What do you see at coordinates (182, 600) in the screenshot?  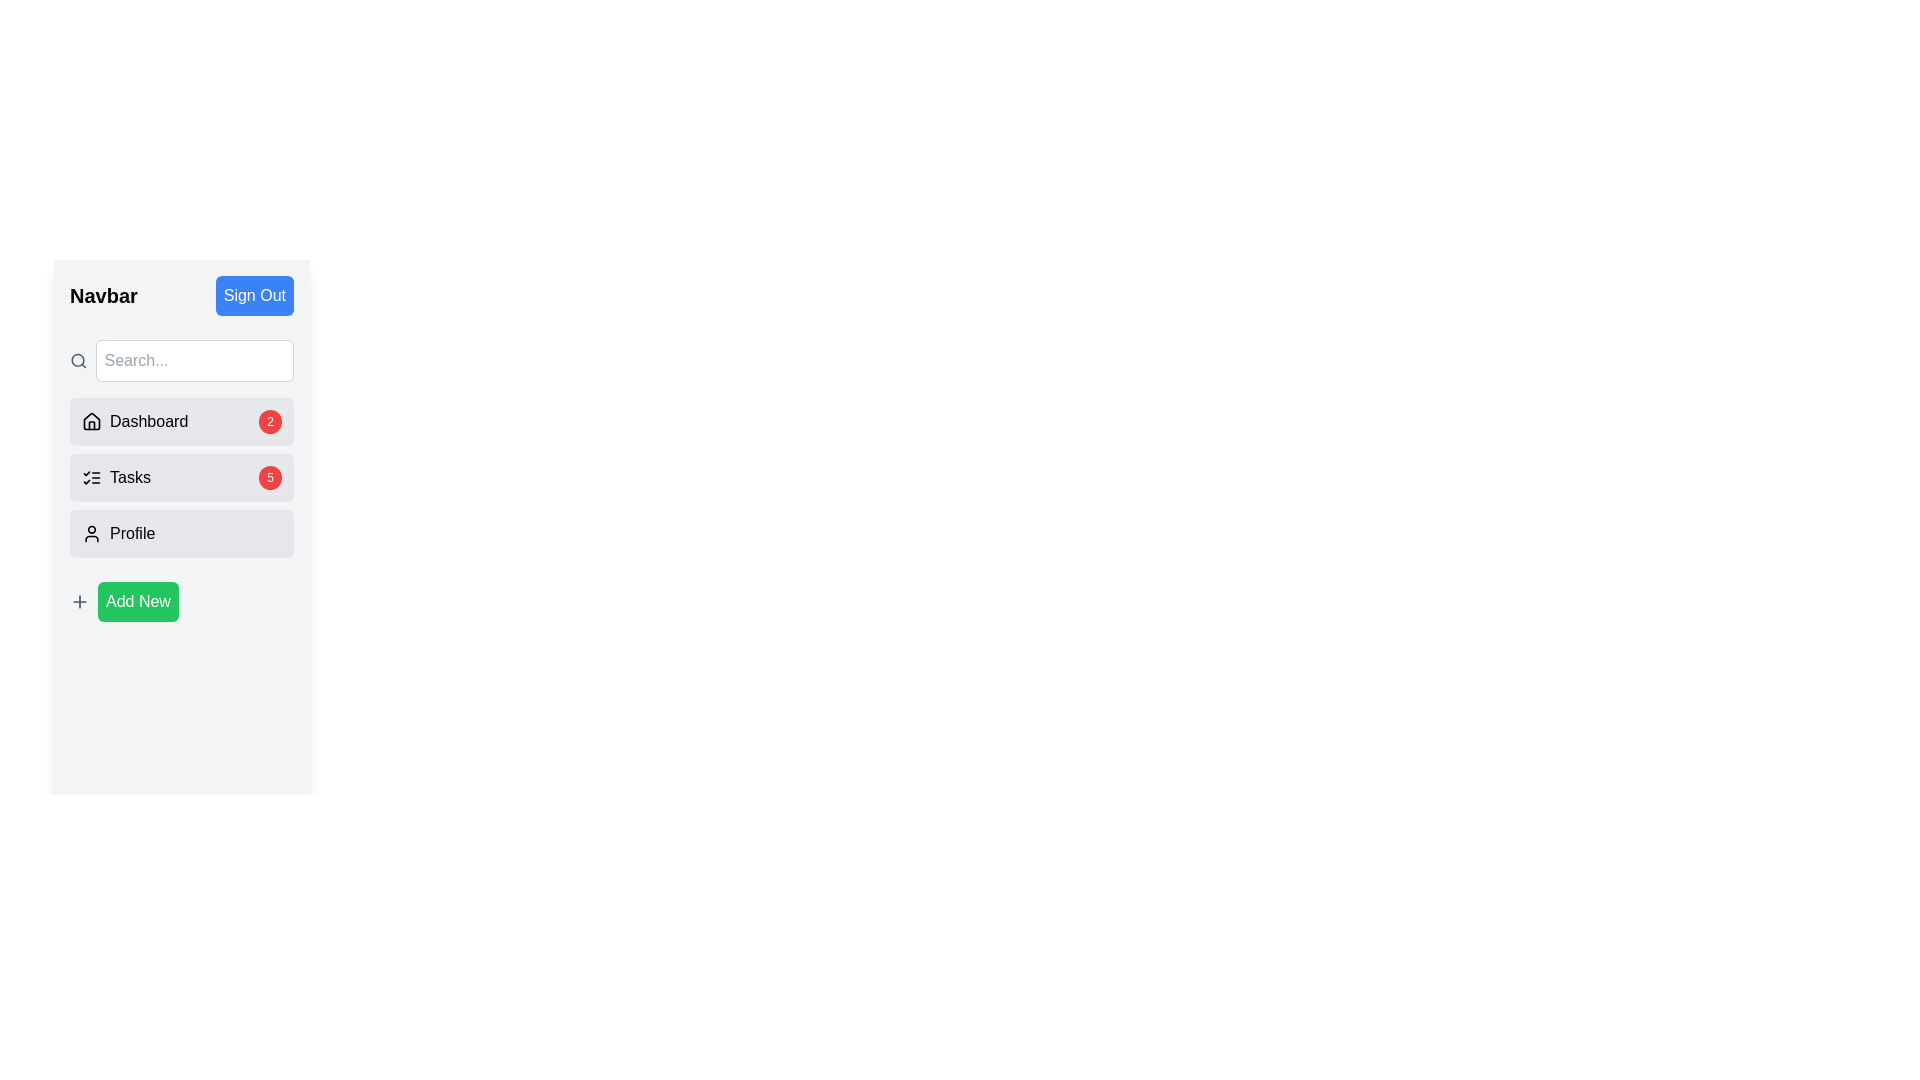 I see `the green 'Add New' button located at the bottom of the vertical navigation panel` at bounding box center [182, 600].